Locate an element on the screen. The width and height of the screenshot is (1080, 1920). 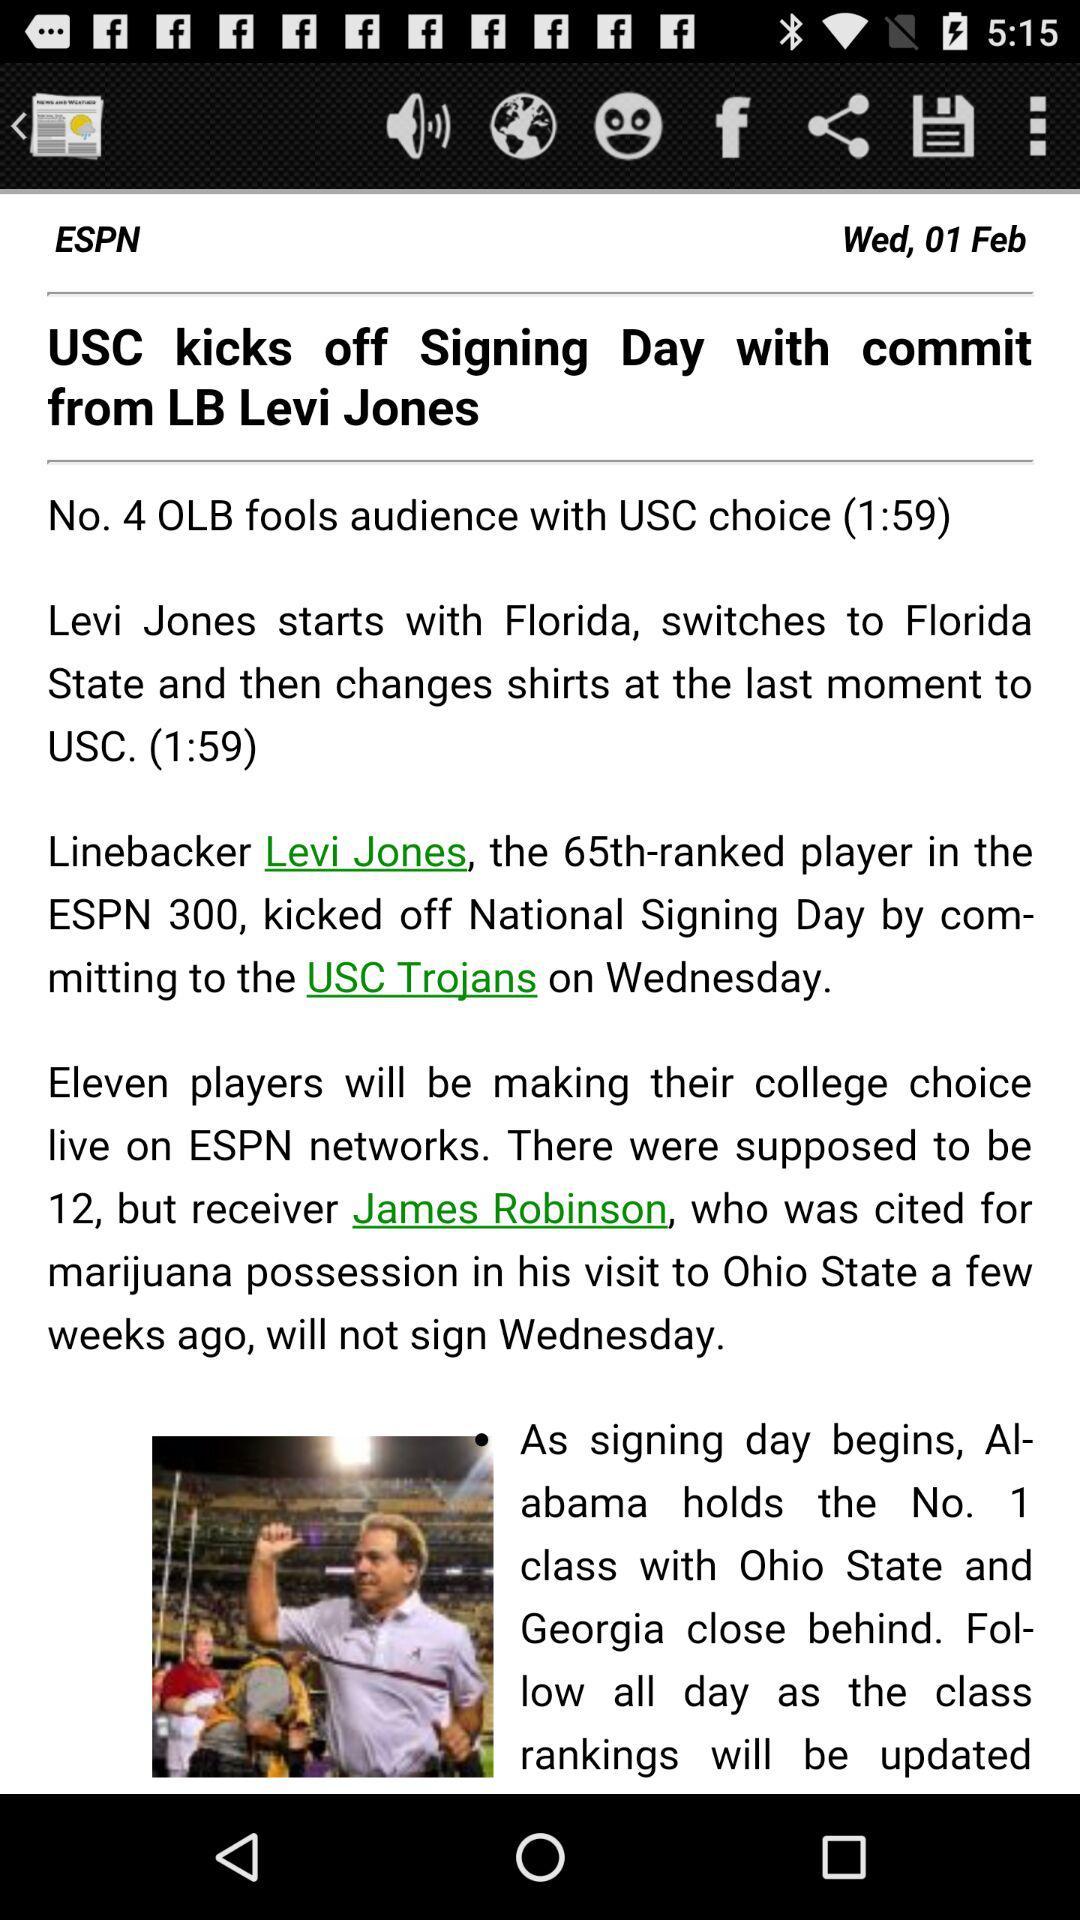
news is located at coordinates (64, 124).